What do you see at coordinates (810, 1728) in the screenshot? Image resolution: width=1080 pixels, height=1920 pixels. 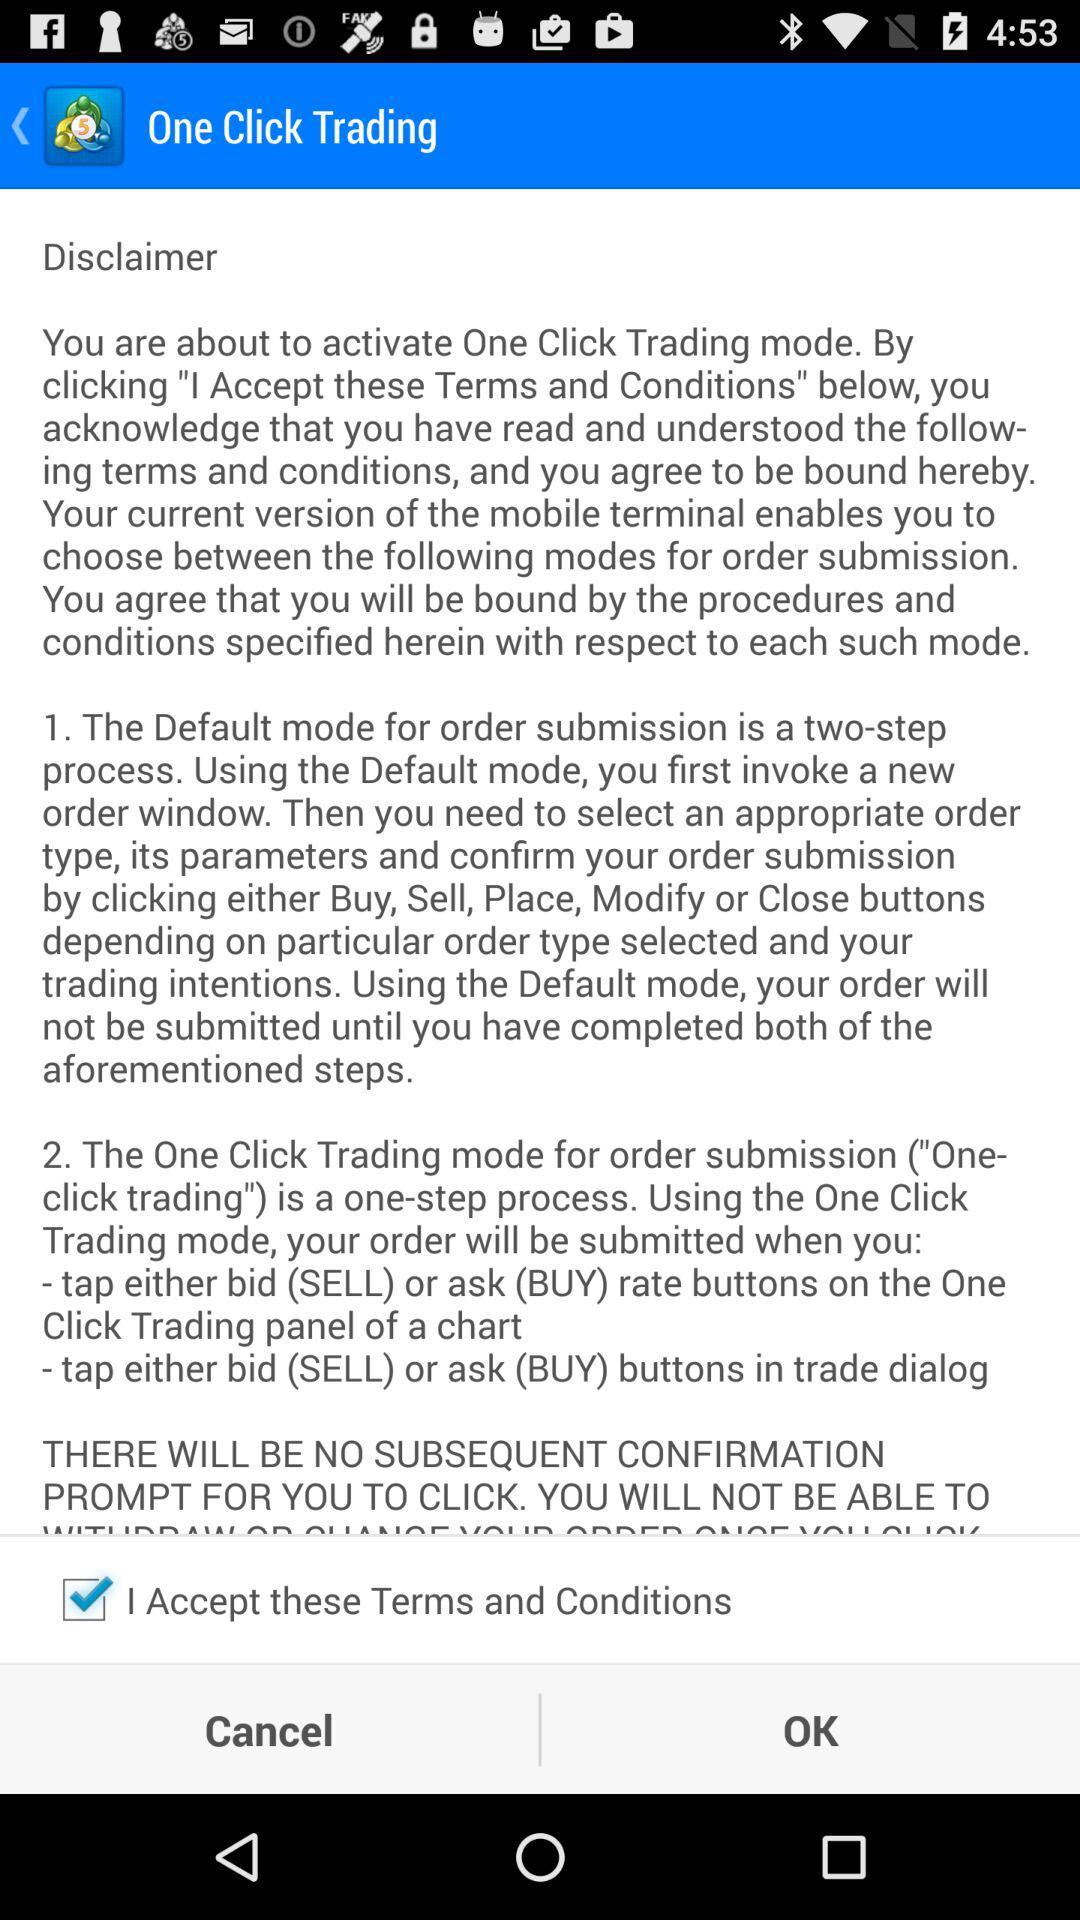 I see `the item at the bottom right corner` at bounding box center [810, 1728].